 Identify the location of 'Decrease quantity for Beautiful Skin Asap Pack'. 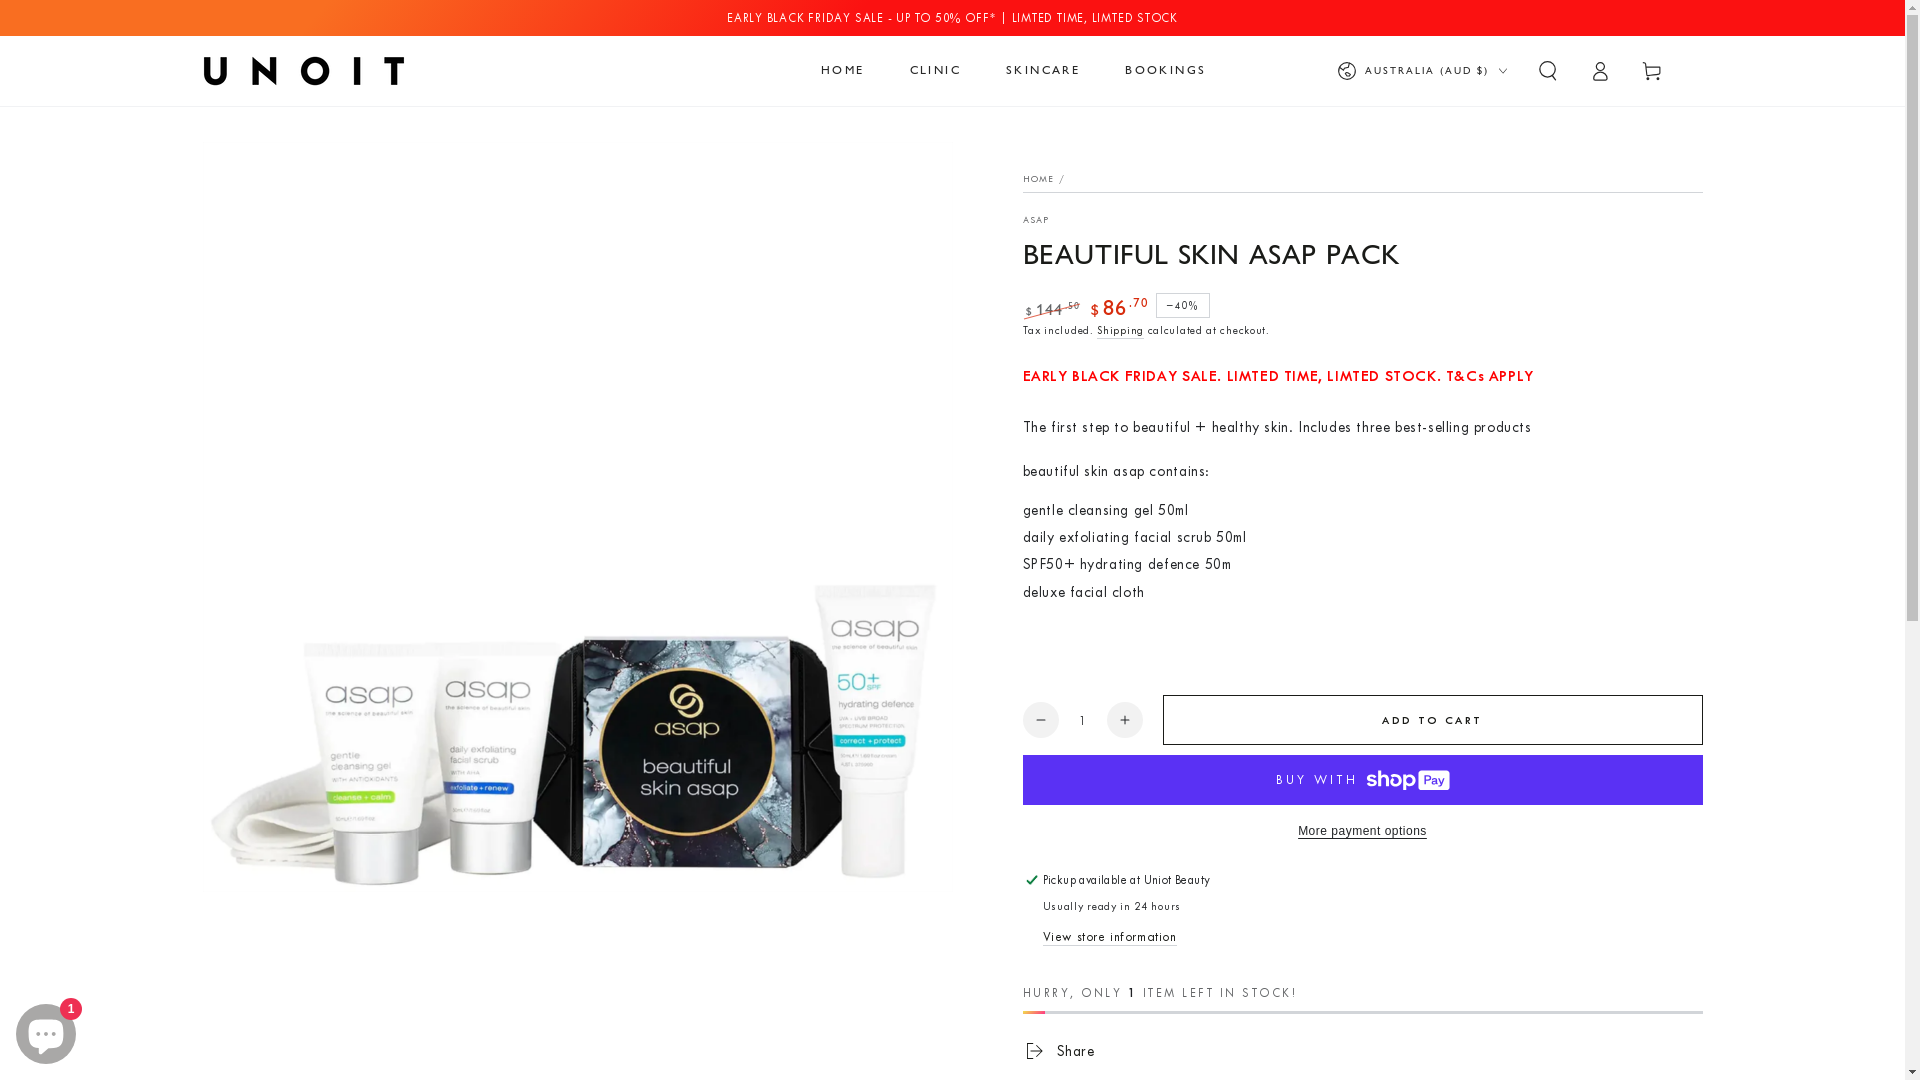
(1040, 720).